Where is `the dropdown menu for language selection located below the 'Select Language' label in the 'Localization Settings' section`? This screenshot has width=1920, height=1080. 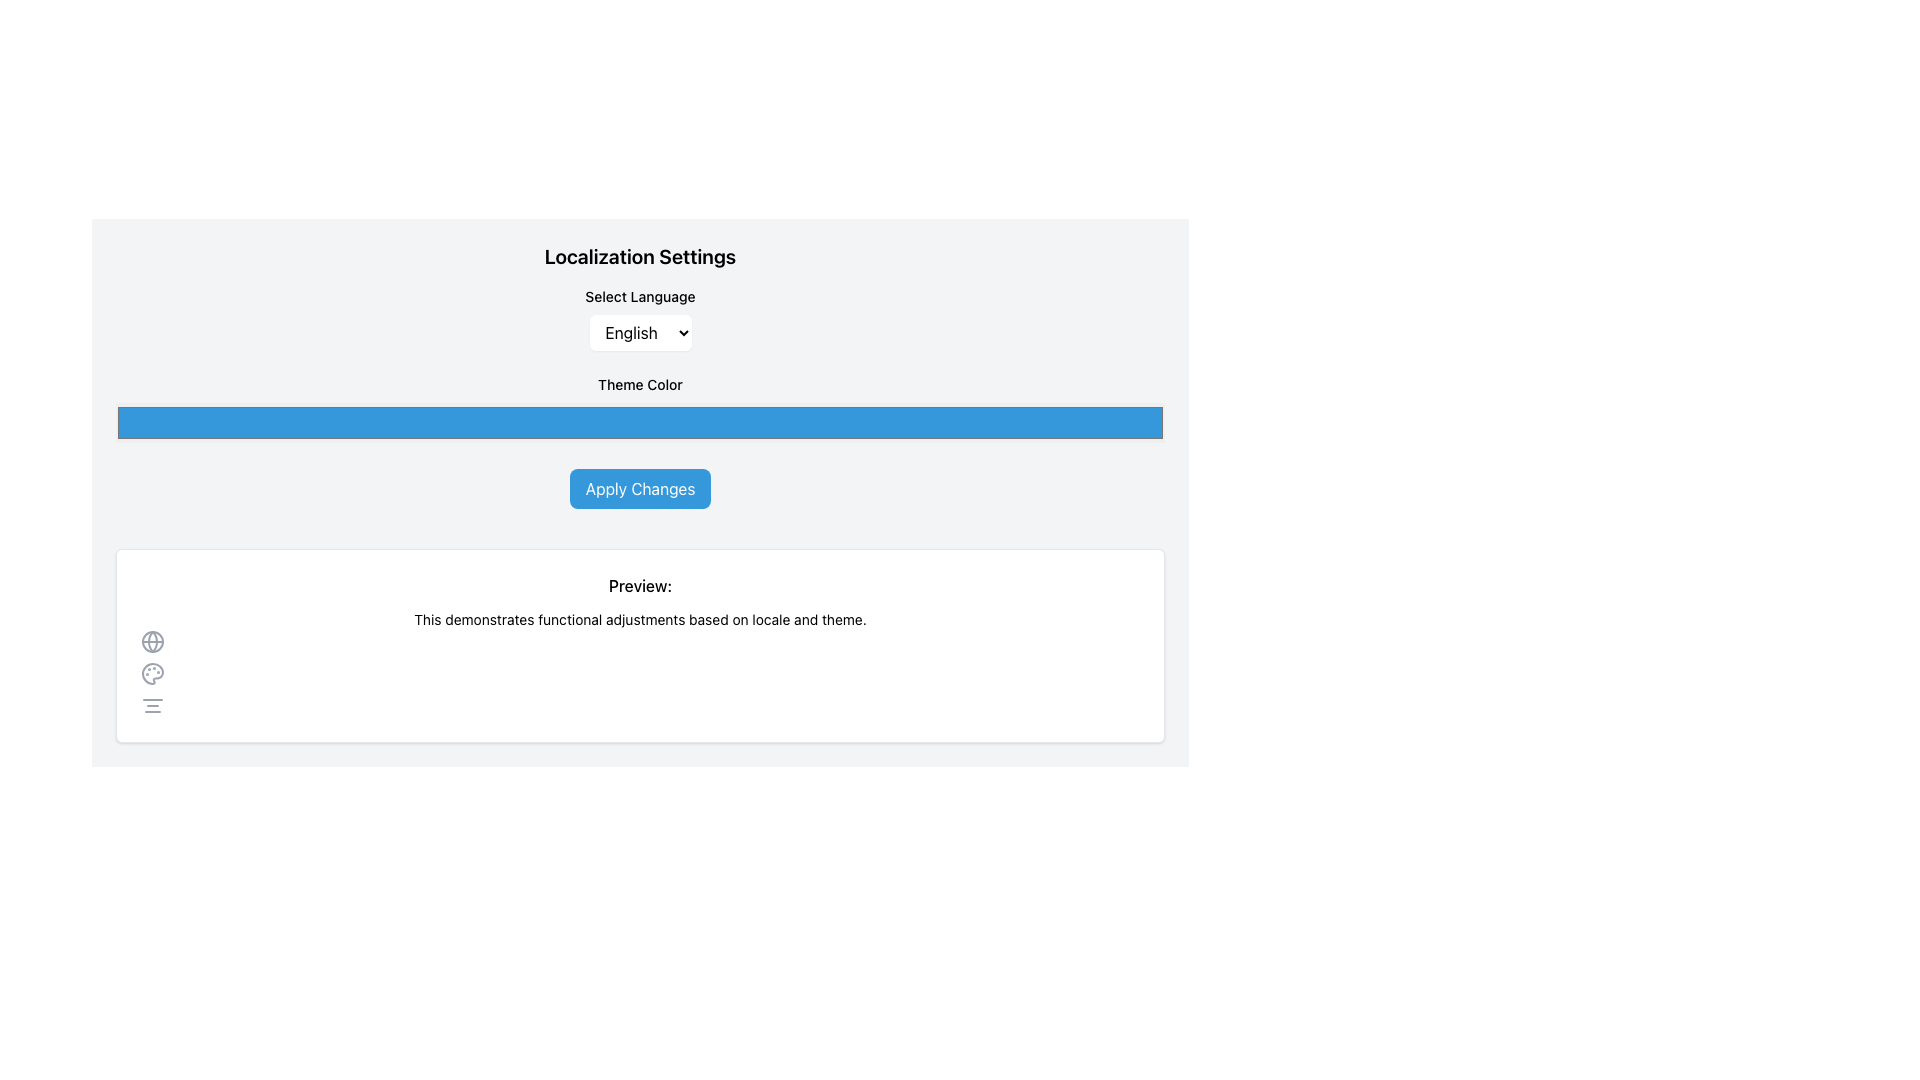
the dropdown menu for language selection located below the 'Select Language' label in the 'Localization Settings' section is located at coordinates (640, 331).